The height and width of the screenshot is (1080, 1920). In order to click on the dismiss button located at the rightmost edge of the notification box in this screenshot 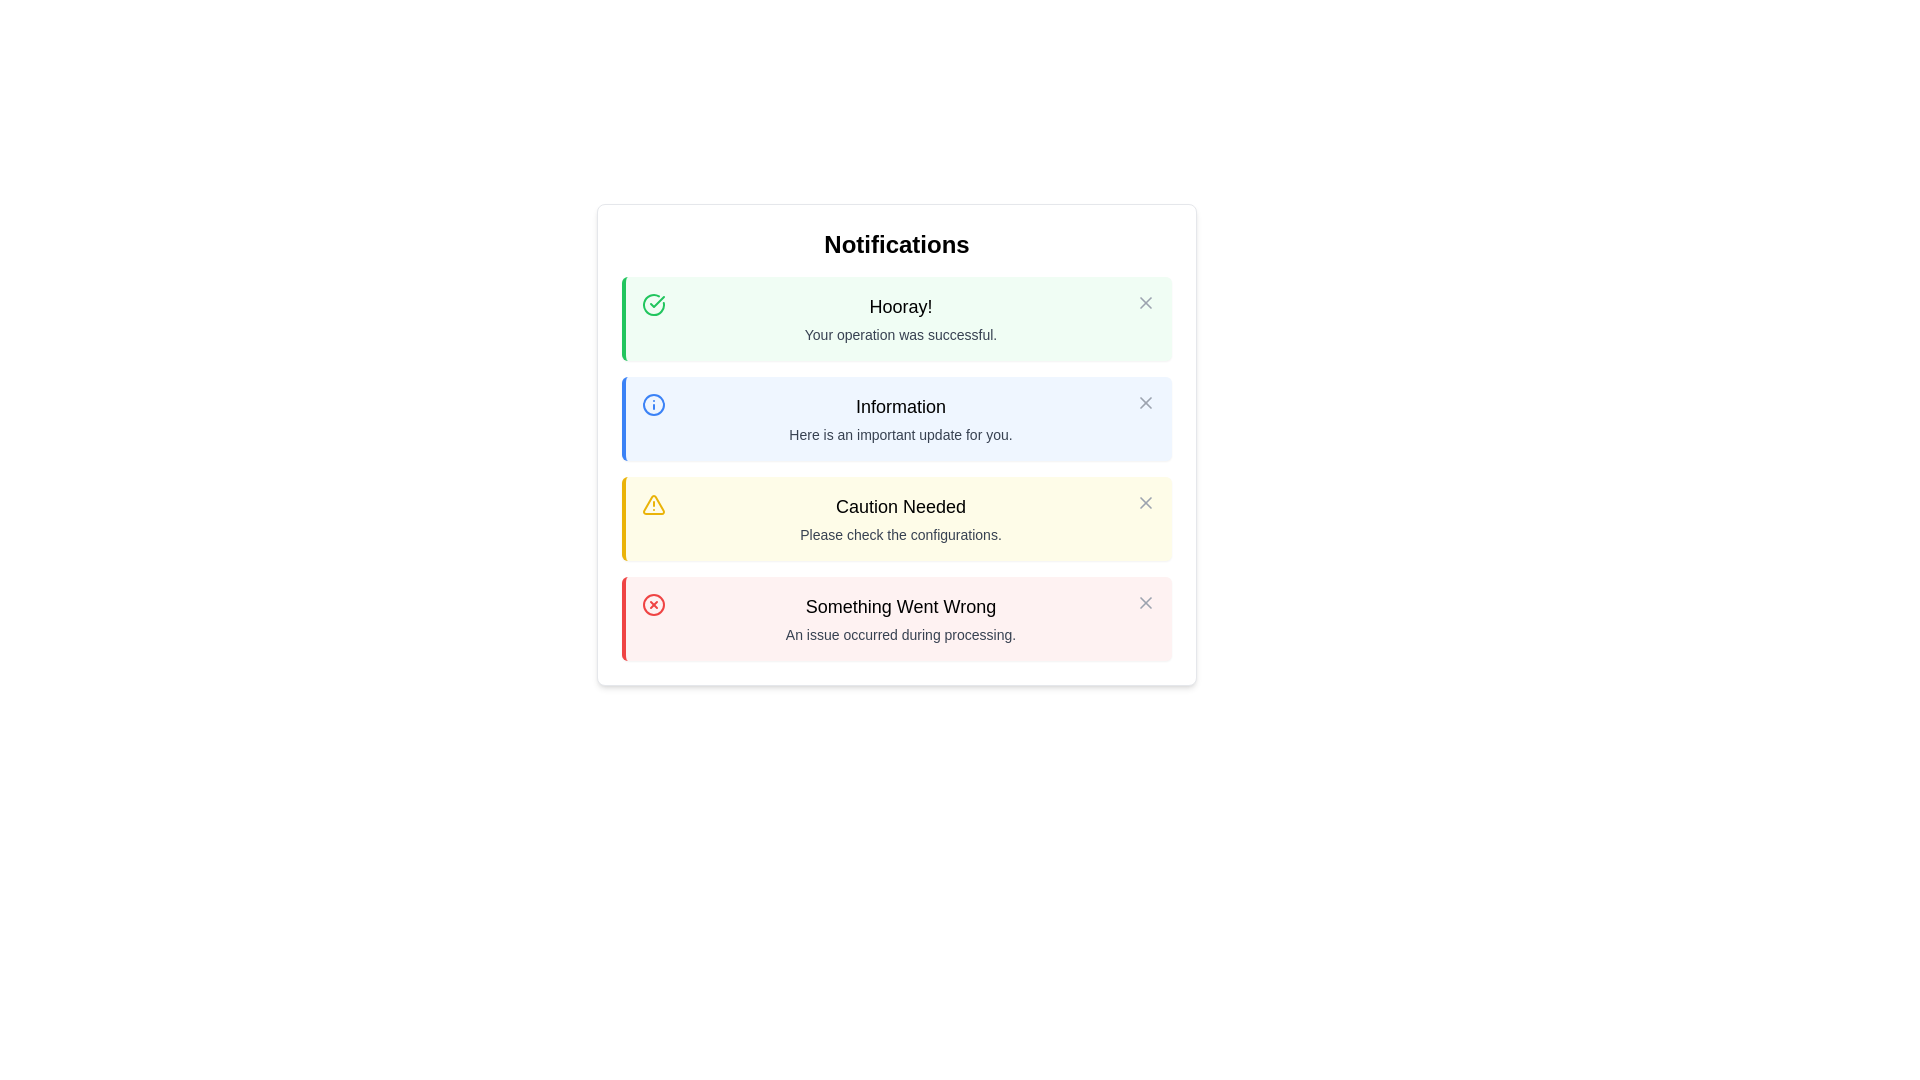, I will do `click(1146, 402)`.